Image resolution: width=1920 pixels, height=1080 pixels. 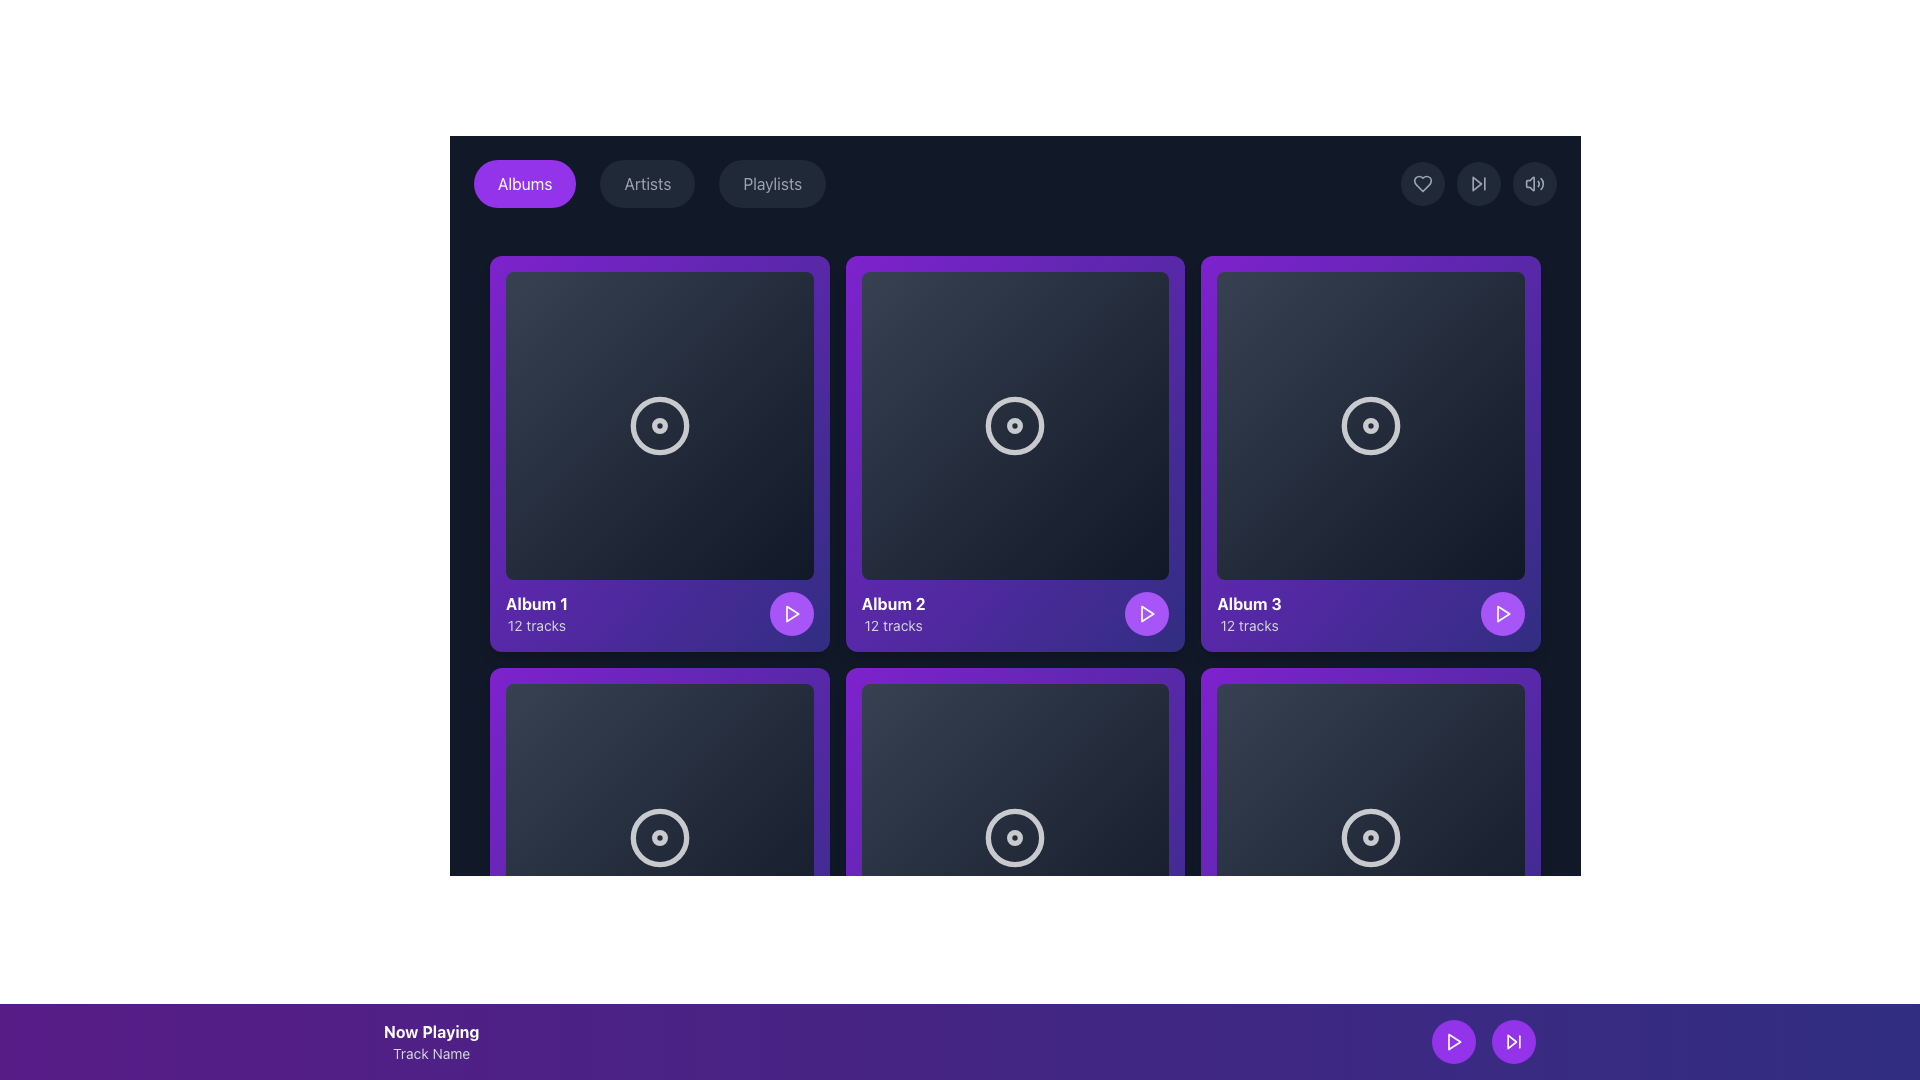 What do you see at coordinates (430, 1040) in the screenshot?
I see `information displayed in the Text Display element located in the bottom-left corner of the application layout, which shows the title of the currently playing audio track` at bounding box center [430, 1040].